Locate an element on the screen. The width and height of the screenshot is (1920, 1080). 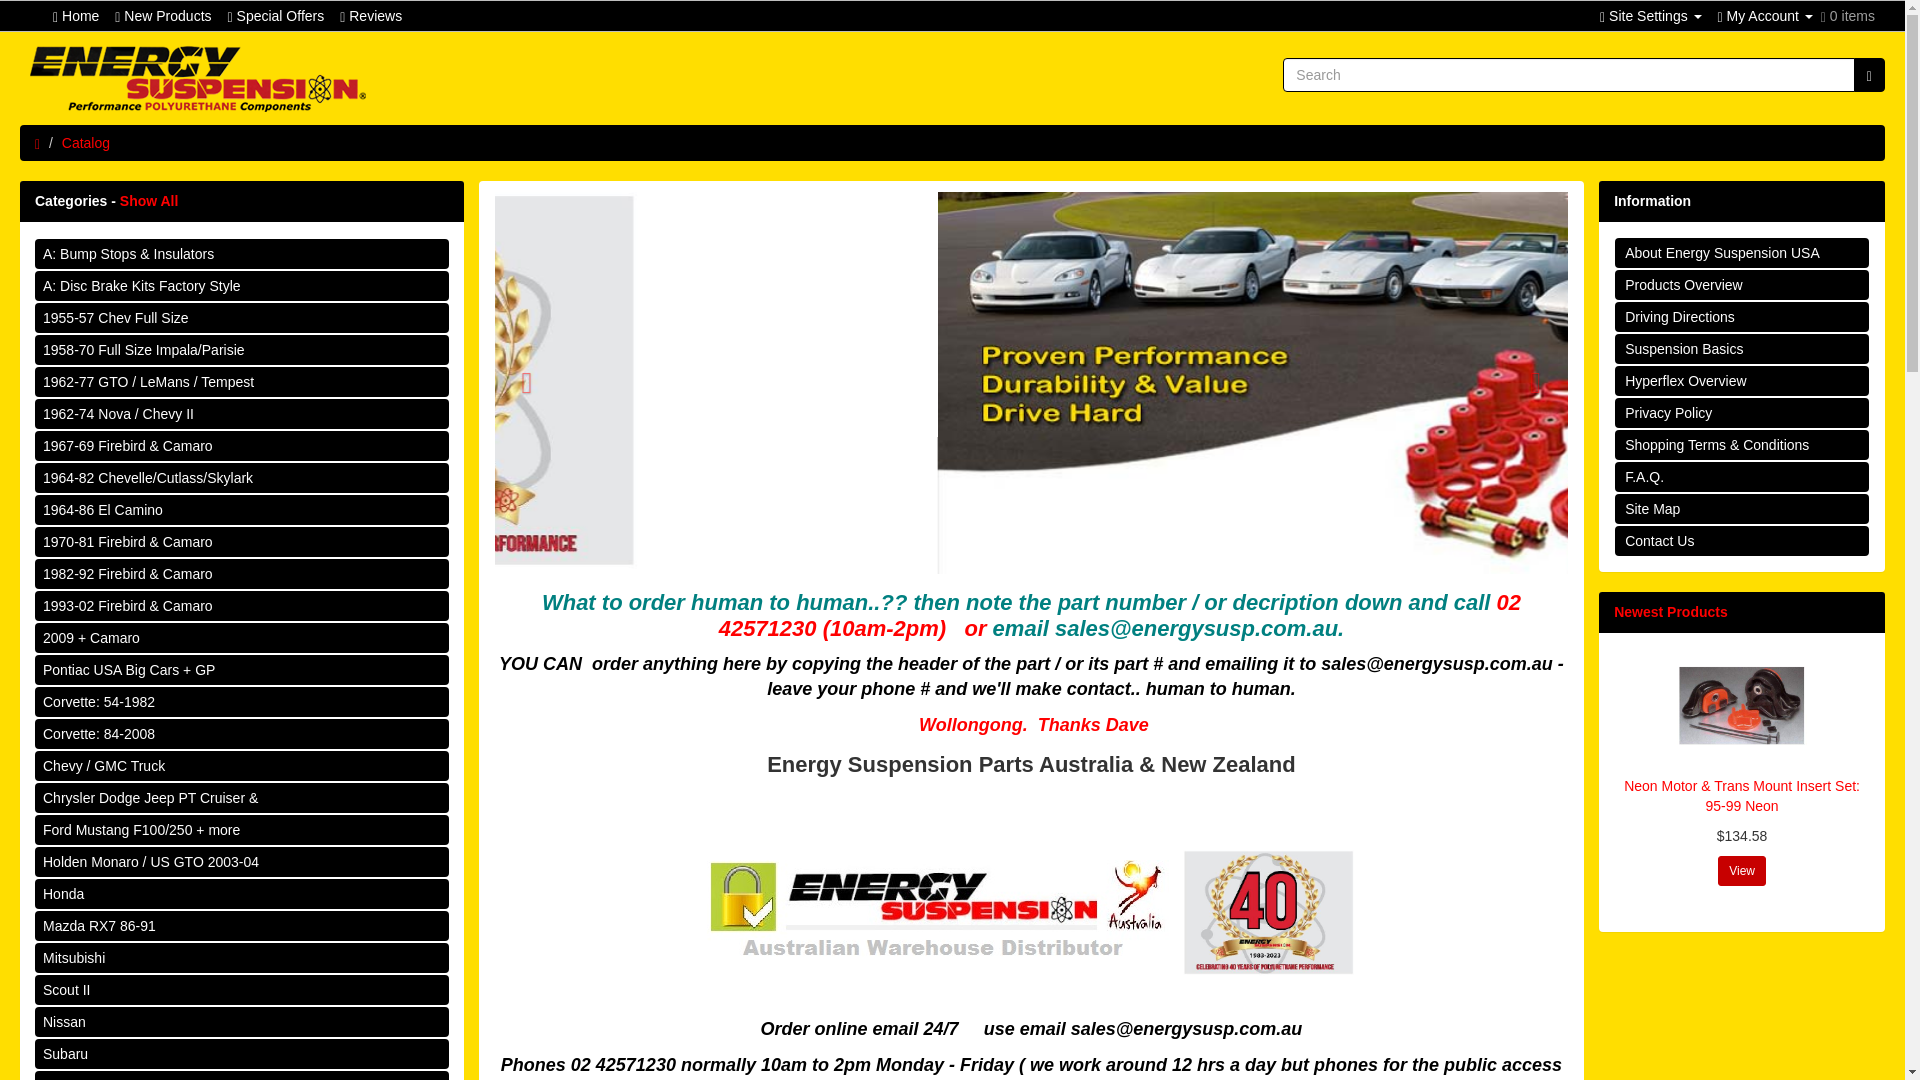
'Reviews' is located at coordinates (370, 15).